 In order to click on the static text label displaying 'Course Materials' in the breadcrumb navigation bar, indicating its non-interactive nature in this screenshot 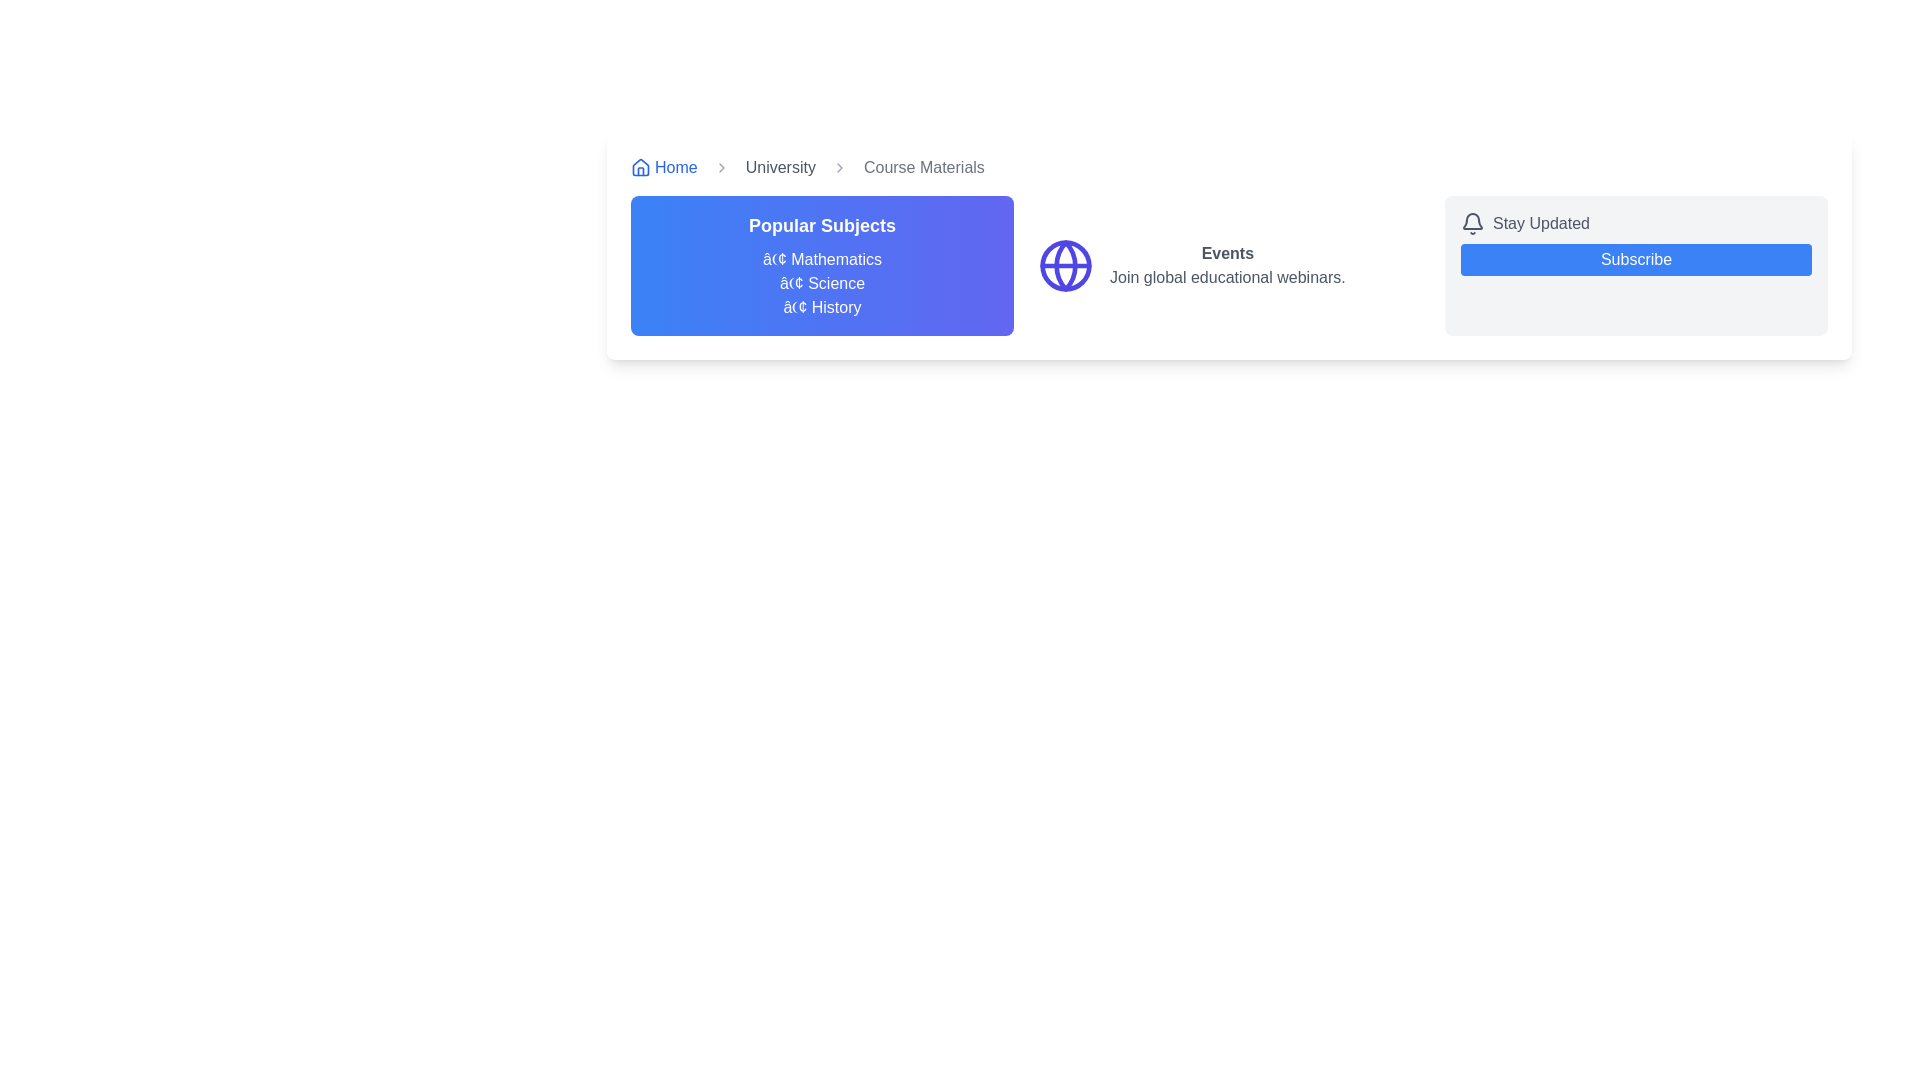, I will do `click(923, 167)`.